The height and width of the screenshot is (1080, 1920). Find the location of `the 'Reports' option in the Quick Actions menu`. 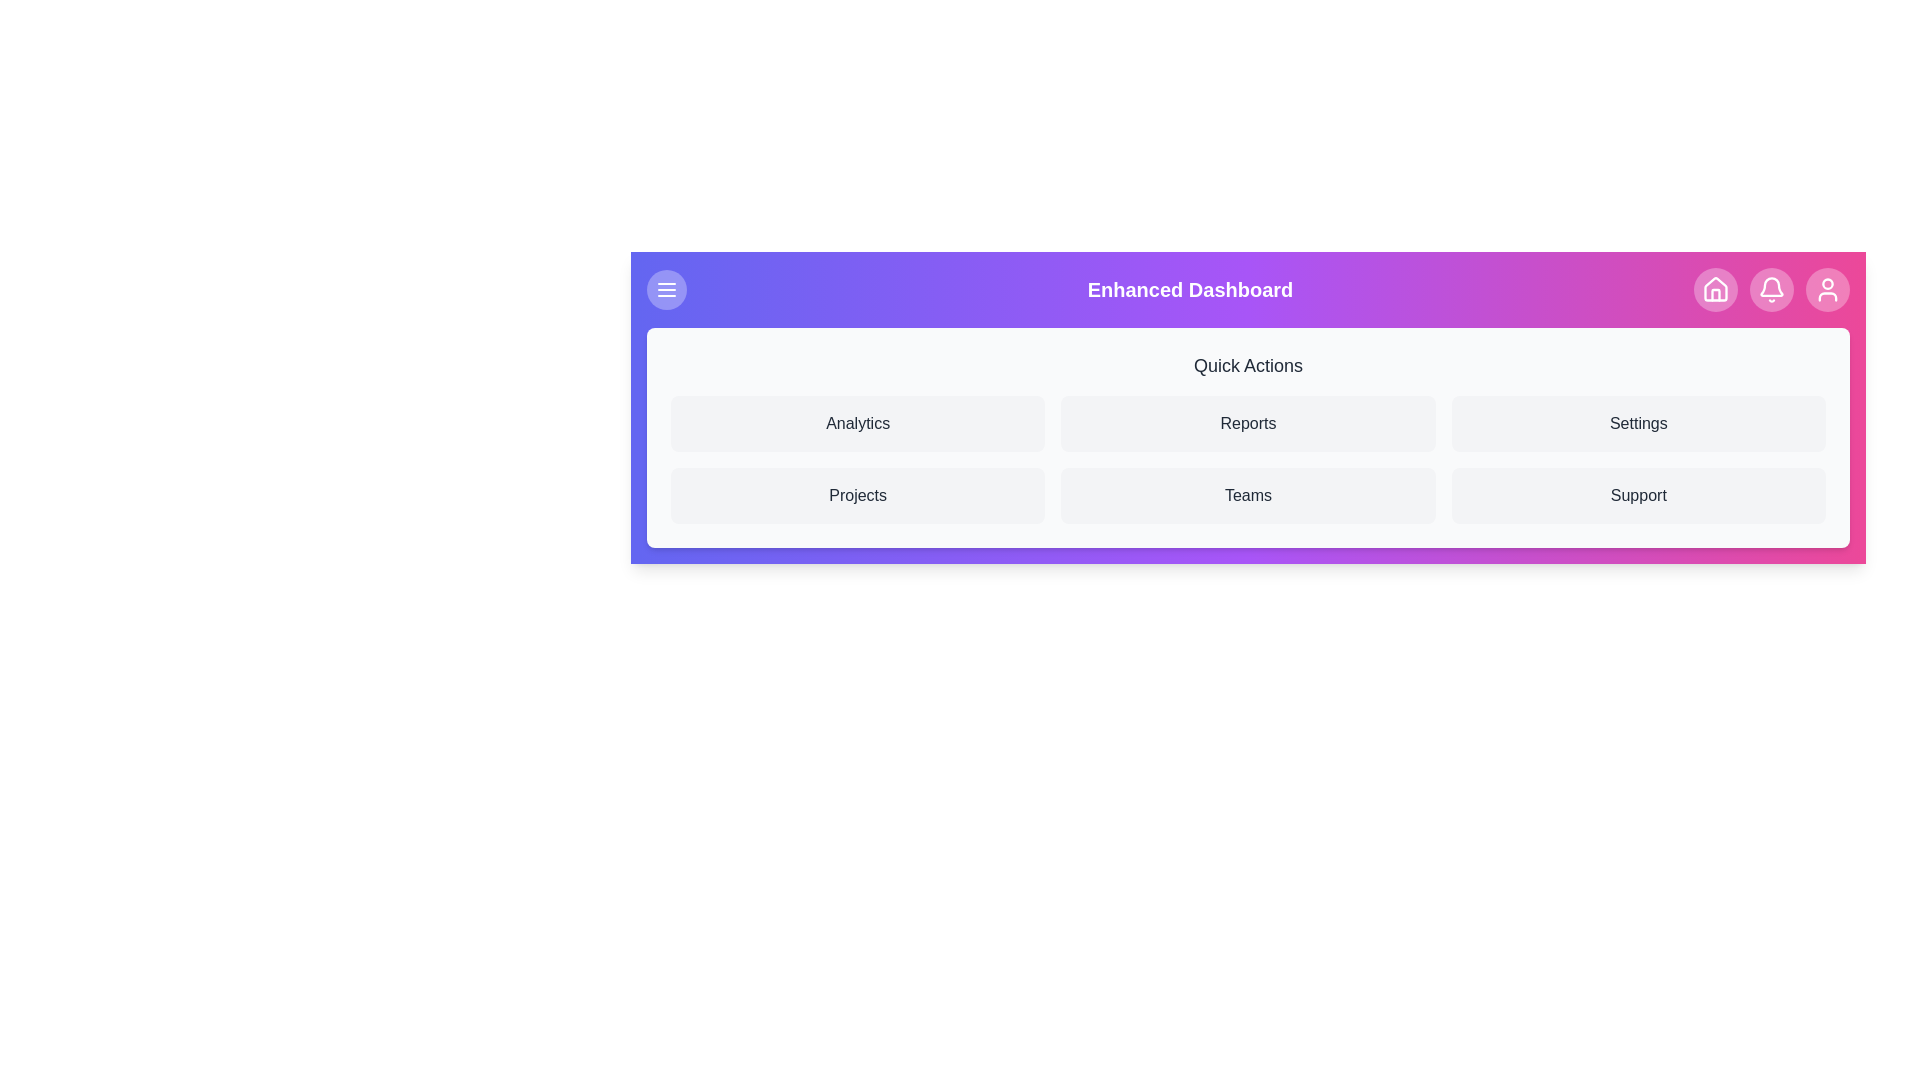

the 'Reports' option in the Quick Actions menu is located at coordinates (1247, 423).